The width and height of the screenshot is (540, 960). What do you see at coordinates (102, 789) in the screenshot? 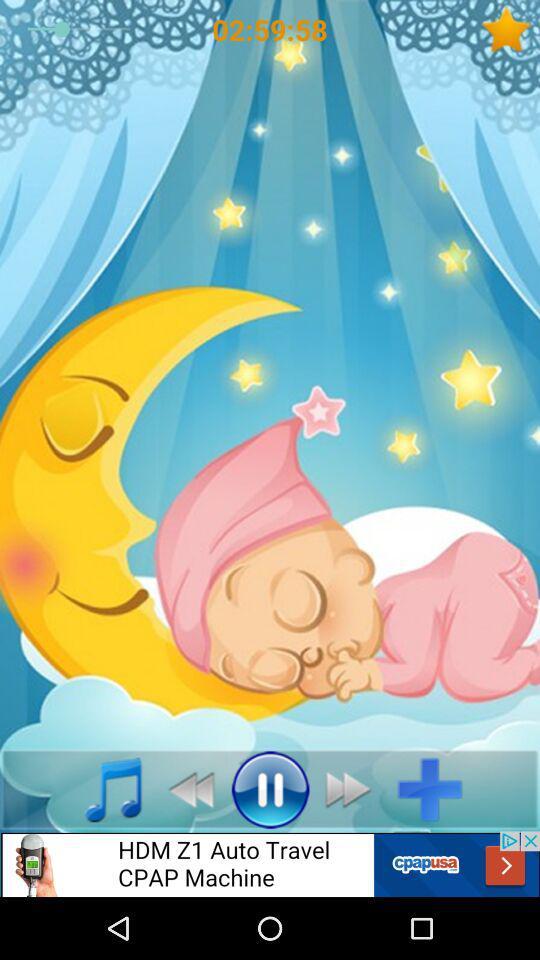
I see `music button` at bounding box center [102, 789].